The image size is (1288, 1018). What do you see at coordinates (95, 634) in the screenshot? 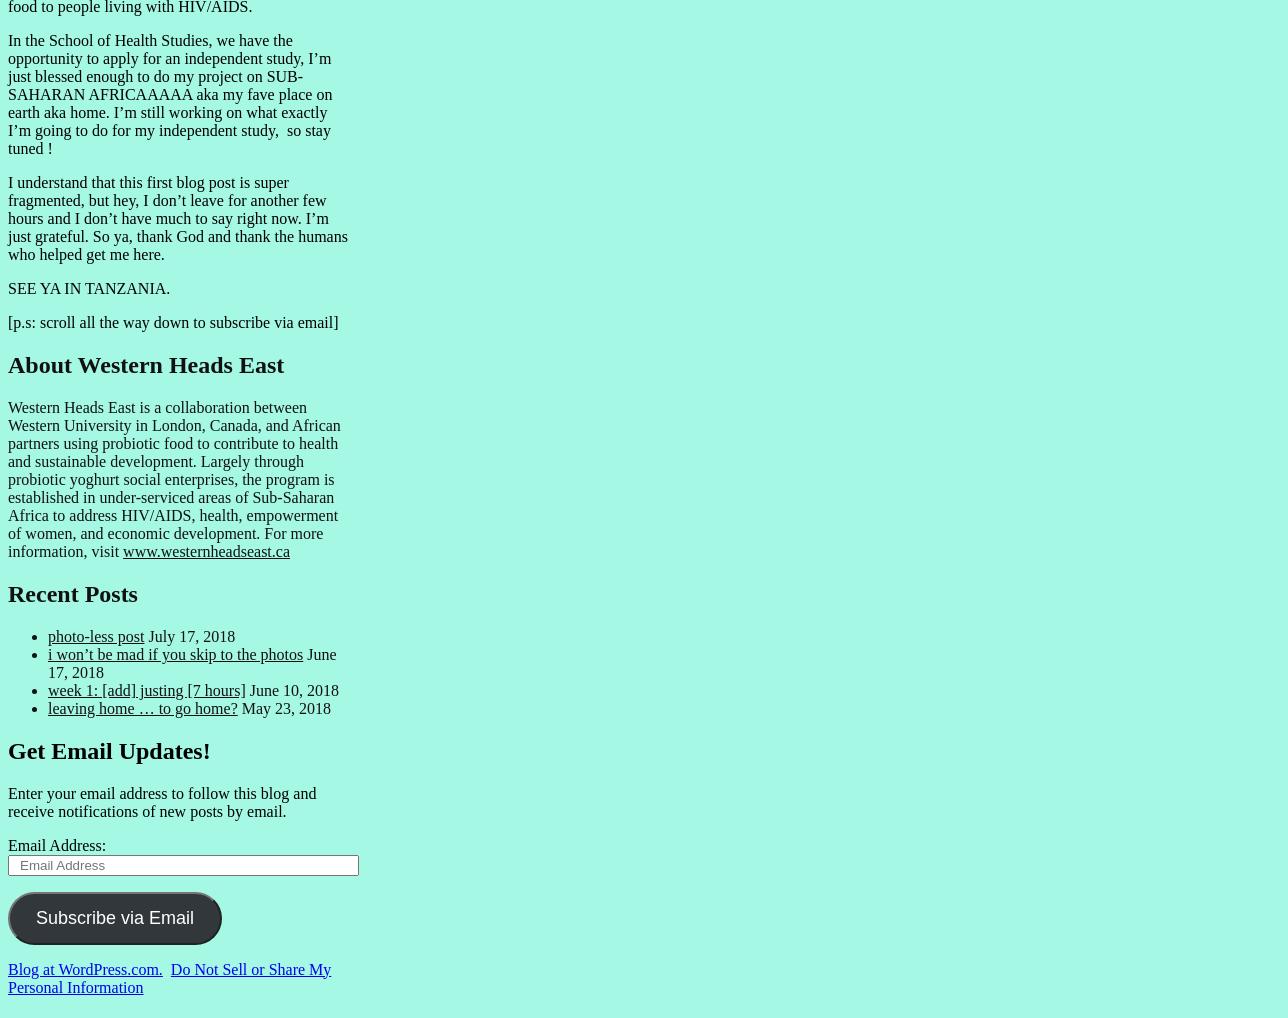
I see `'photo-less post'` at bounding box center [95, 634].